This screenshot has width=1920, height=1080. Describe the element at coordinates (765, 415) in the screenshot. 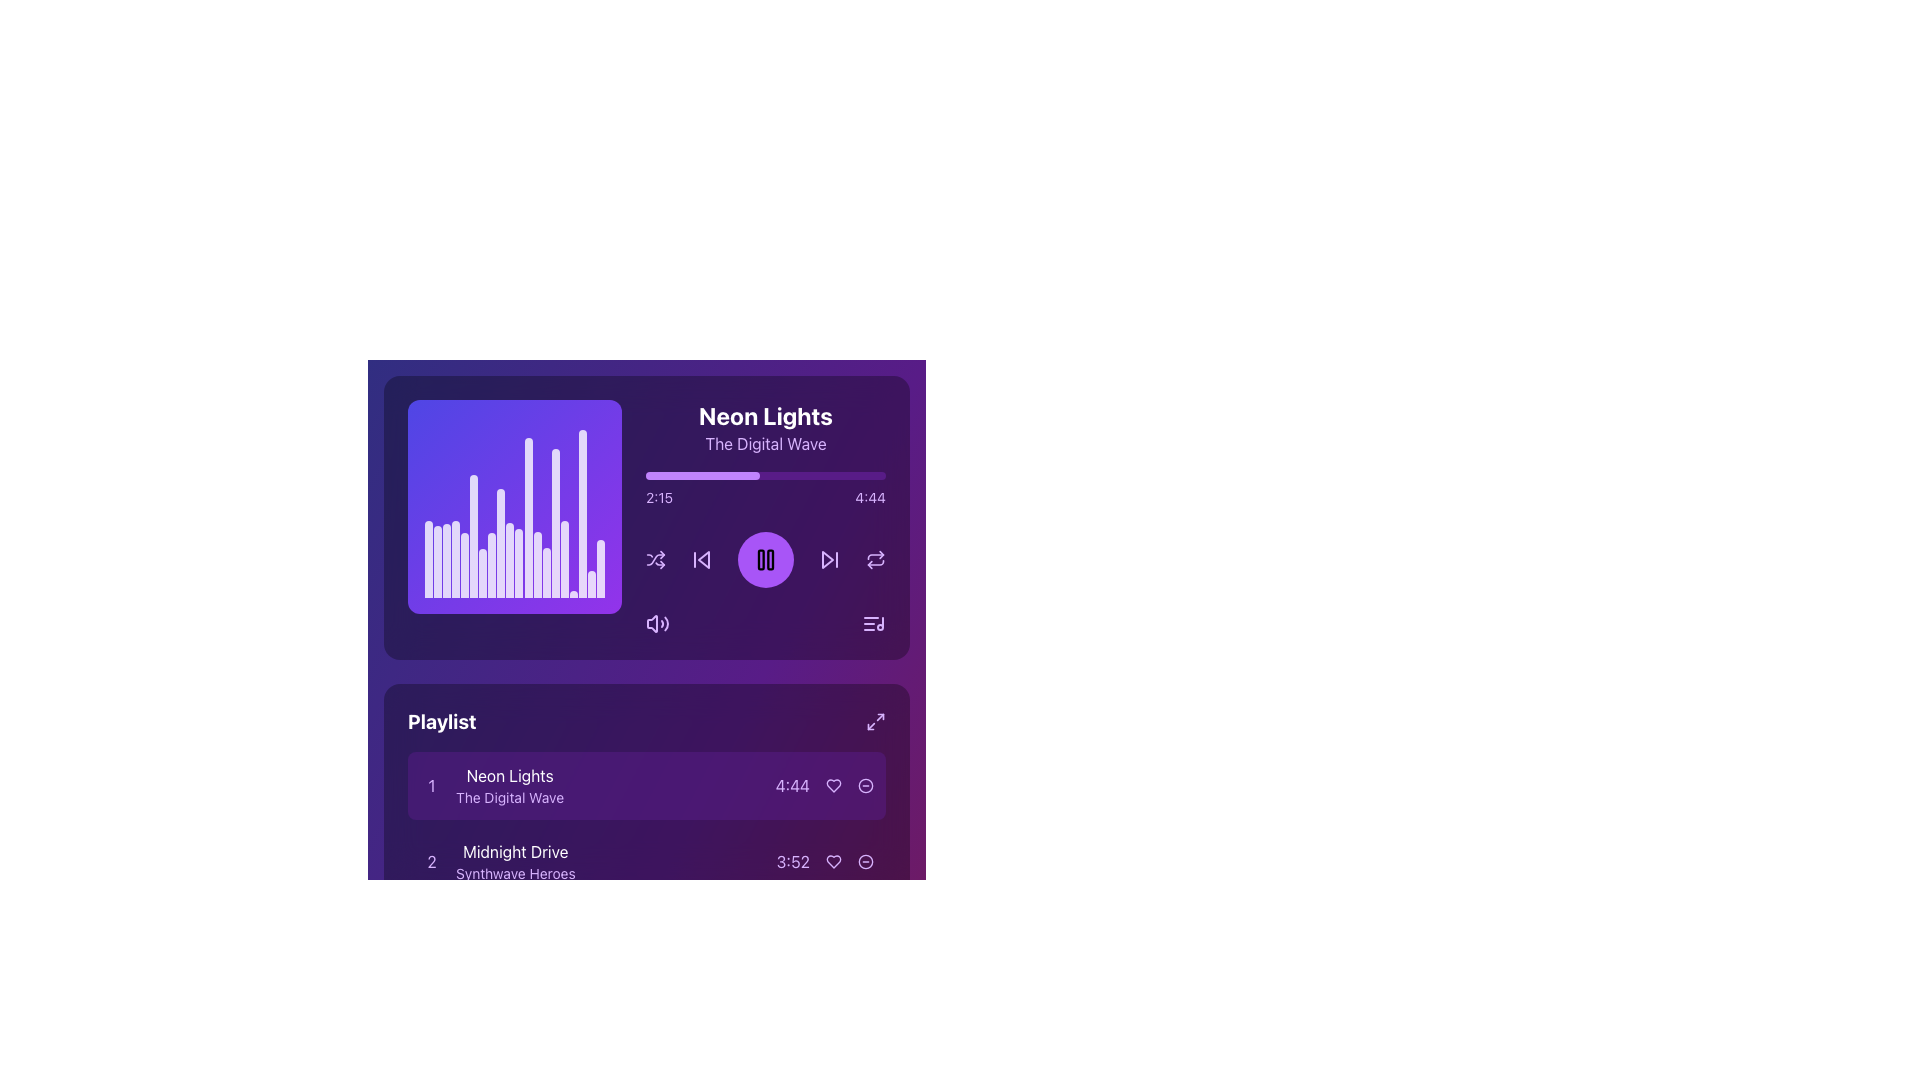

I see `the Label (Text Display) that shows the name of the currently playing song, positioned centrally above the progress bar and playback controls` at that location.